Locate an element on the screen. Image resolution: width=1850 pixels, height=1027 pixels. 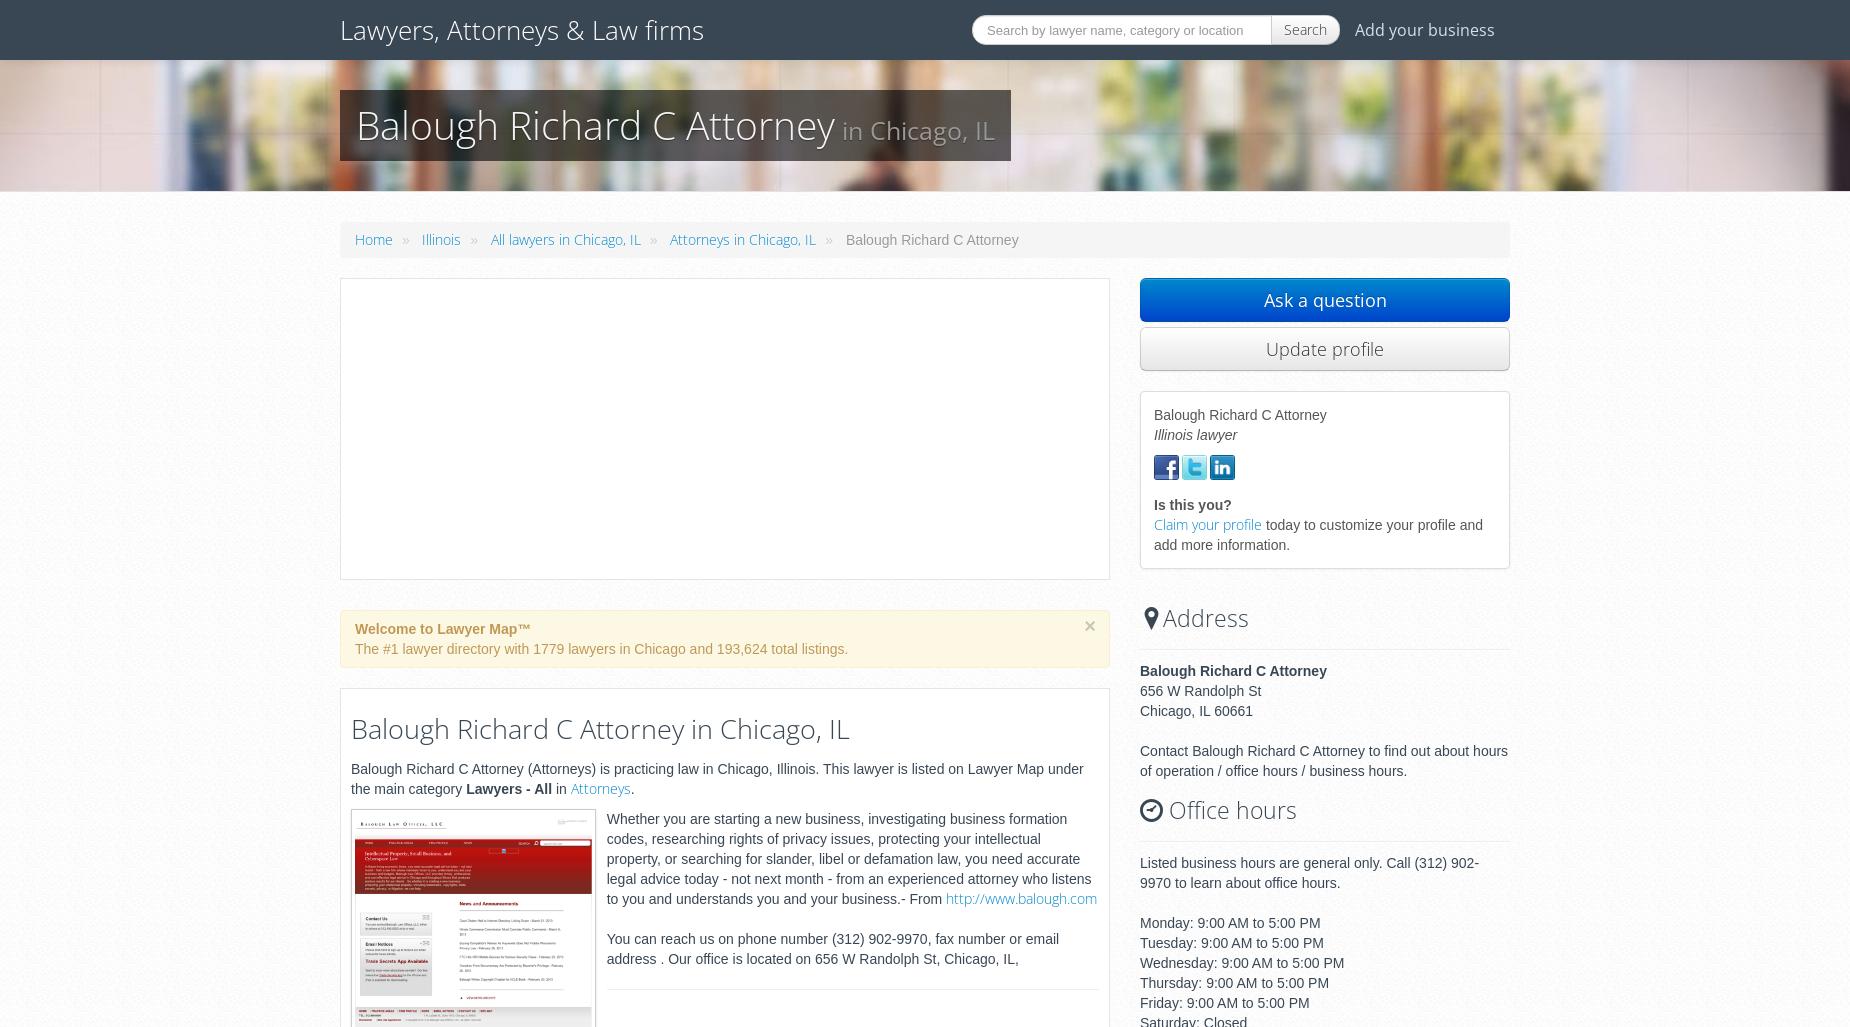
'Balough Richard C Attorney (Attorneys) is practicing law in Chicago, Illinois. 			     This lawyer is listed on Lawyer Map under the main category' is located at coordinates (717, 776).